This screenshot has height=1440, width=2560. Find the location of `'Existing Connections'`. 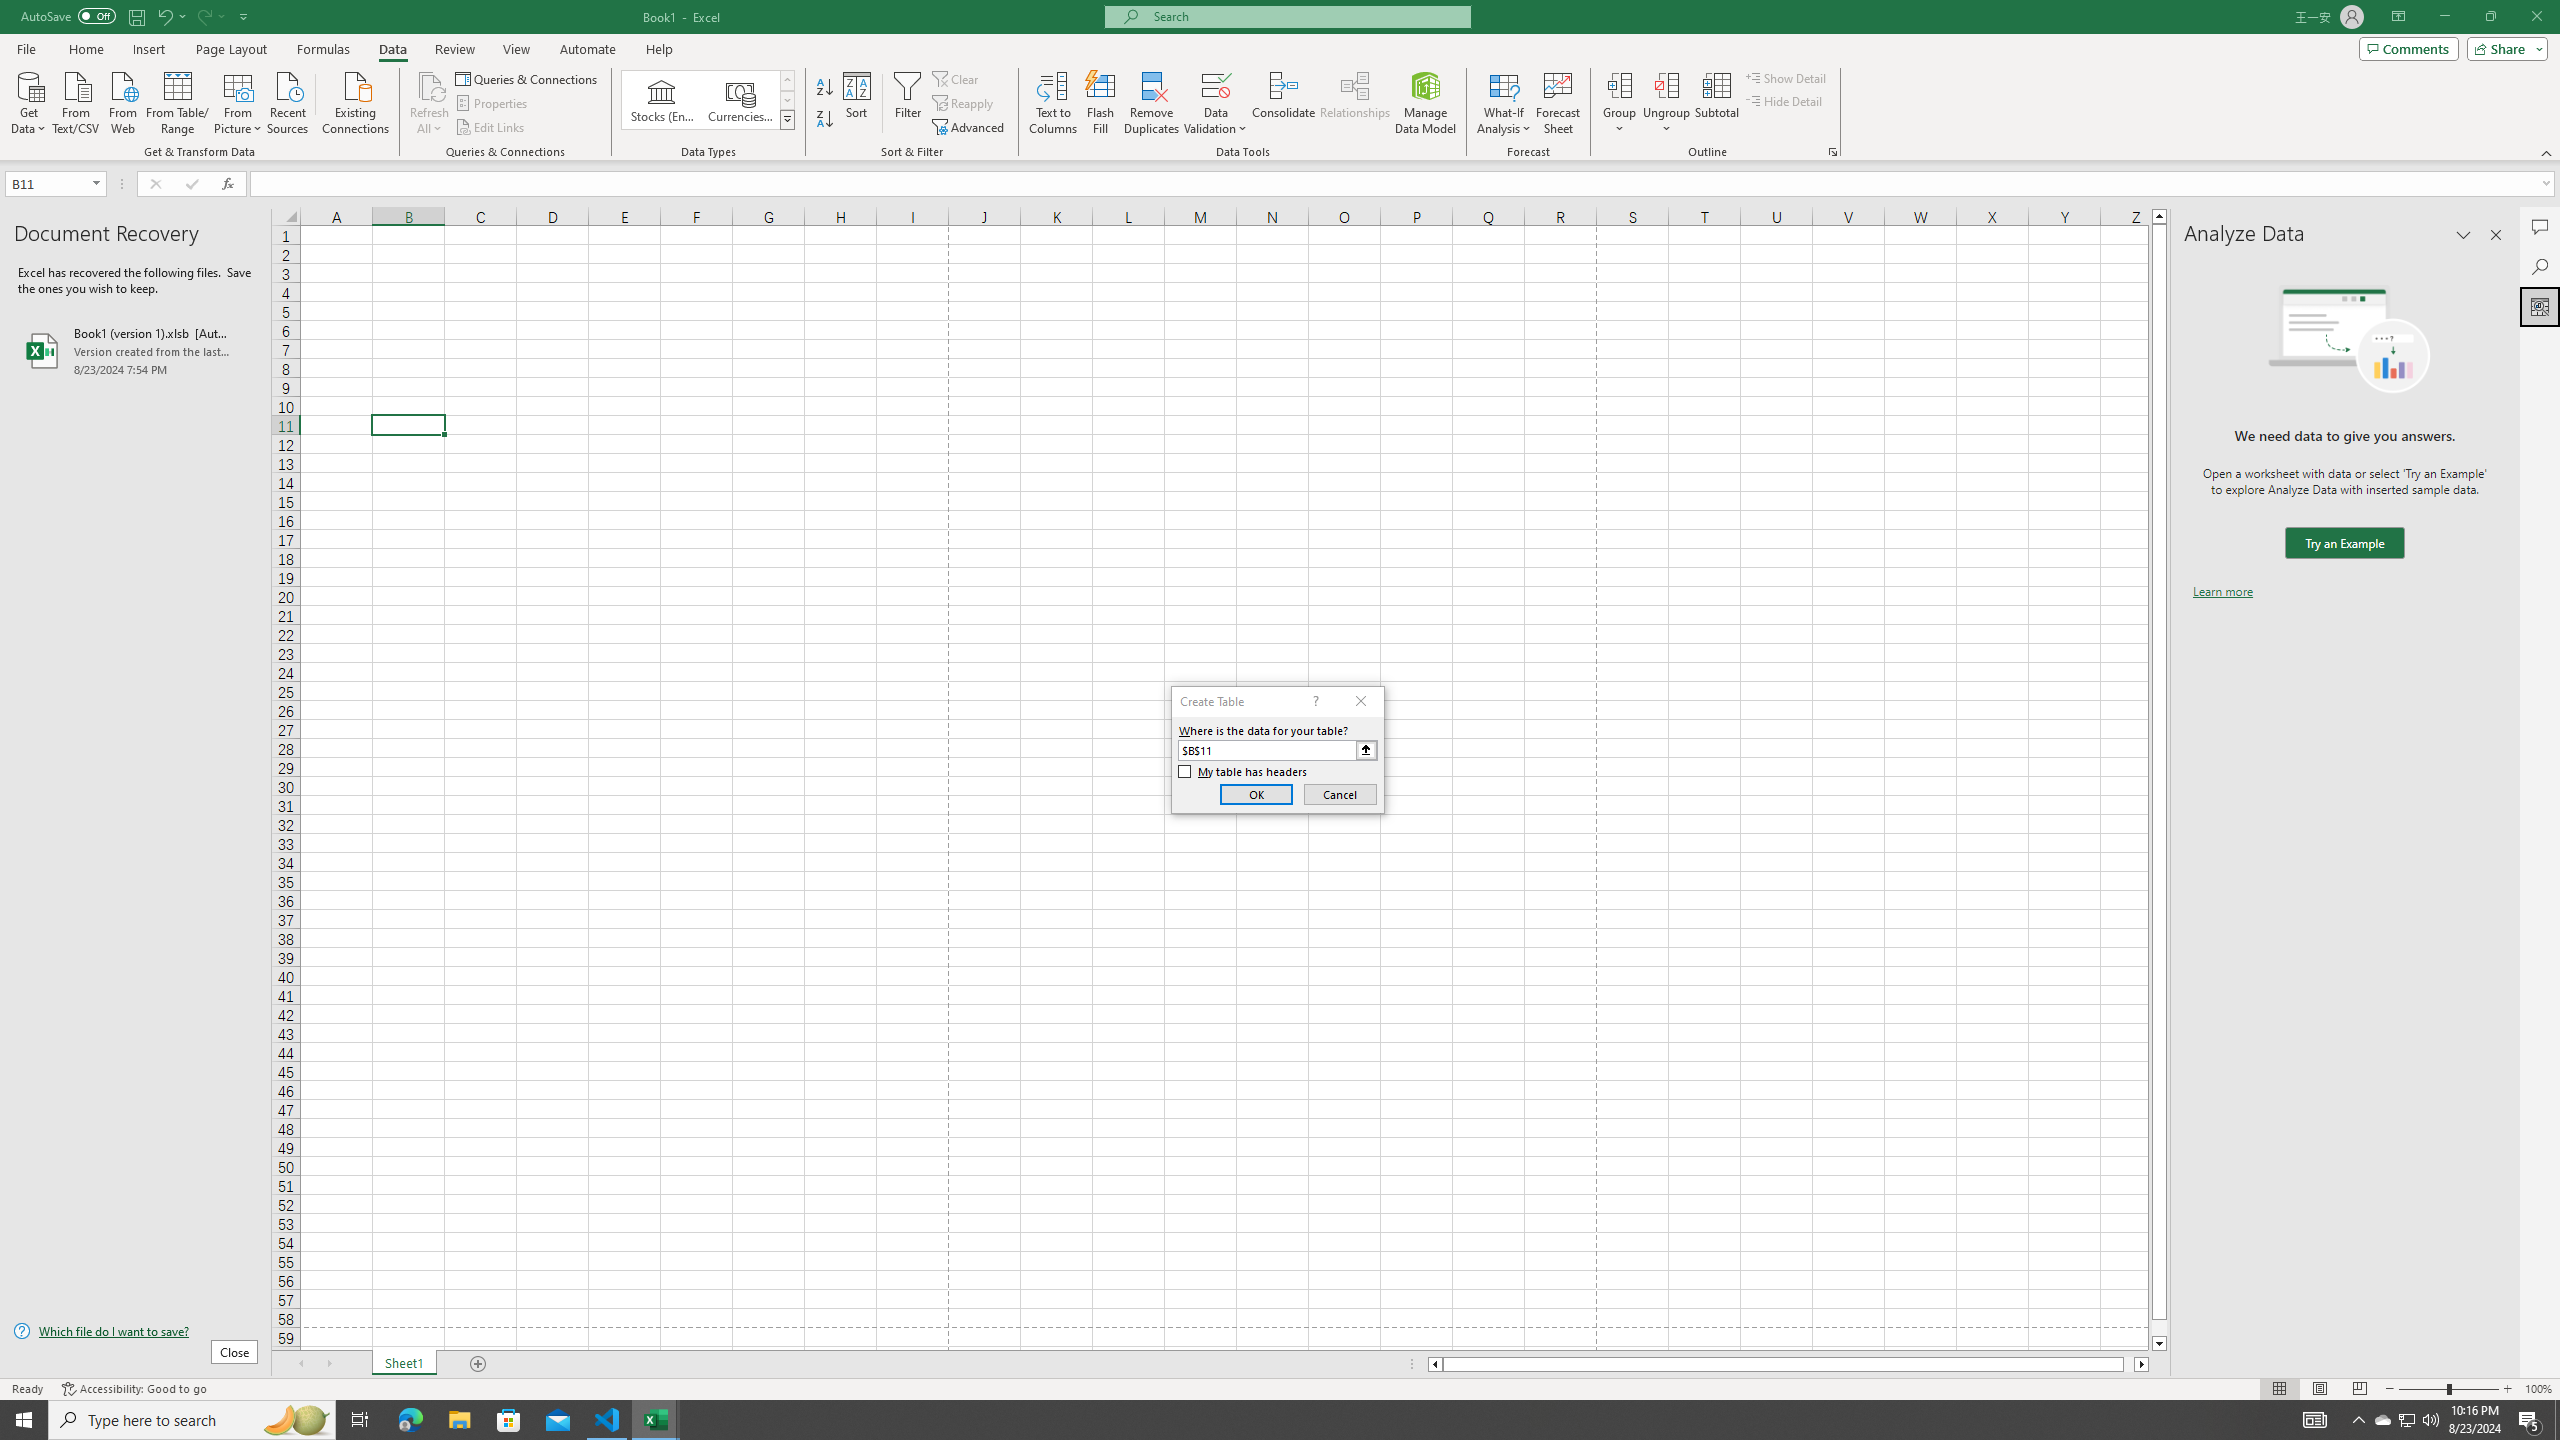

'Existing Connections' is located at coordinates (354, 100).